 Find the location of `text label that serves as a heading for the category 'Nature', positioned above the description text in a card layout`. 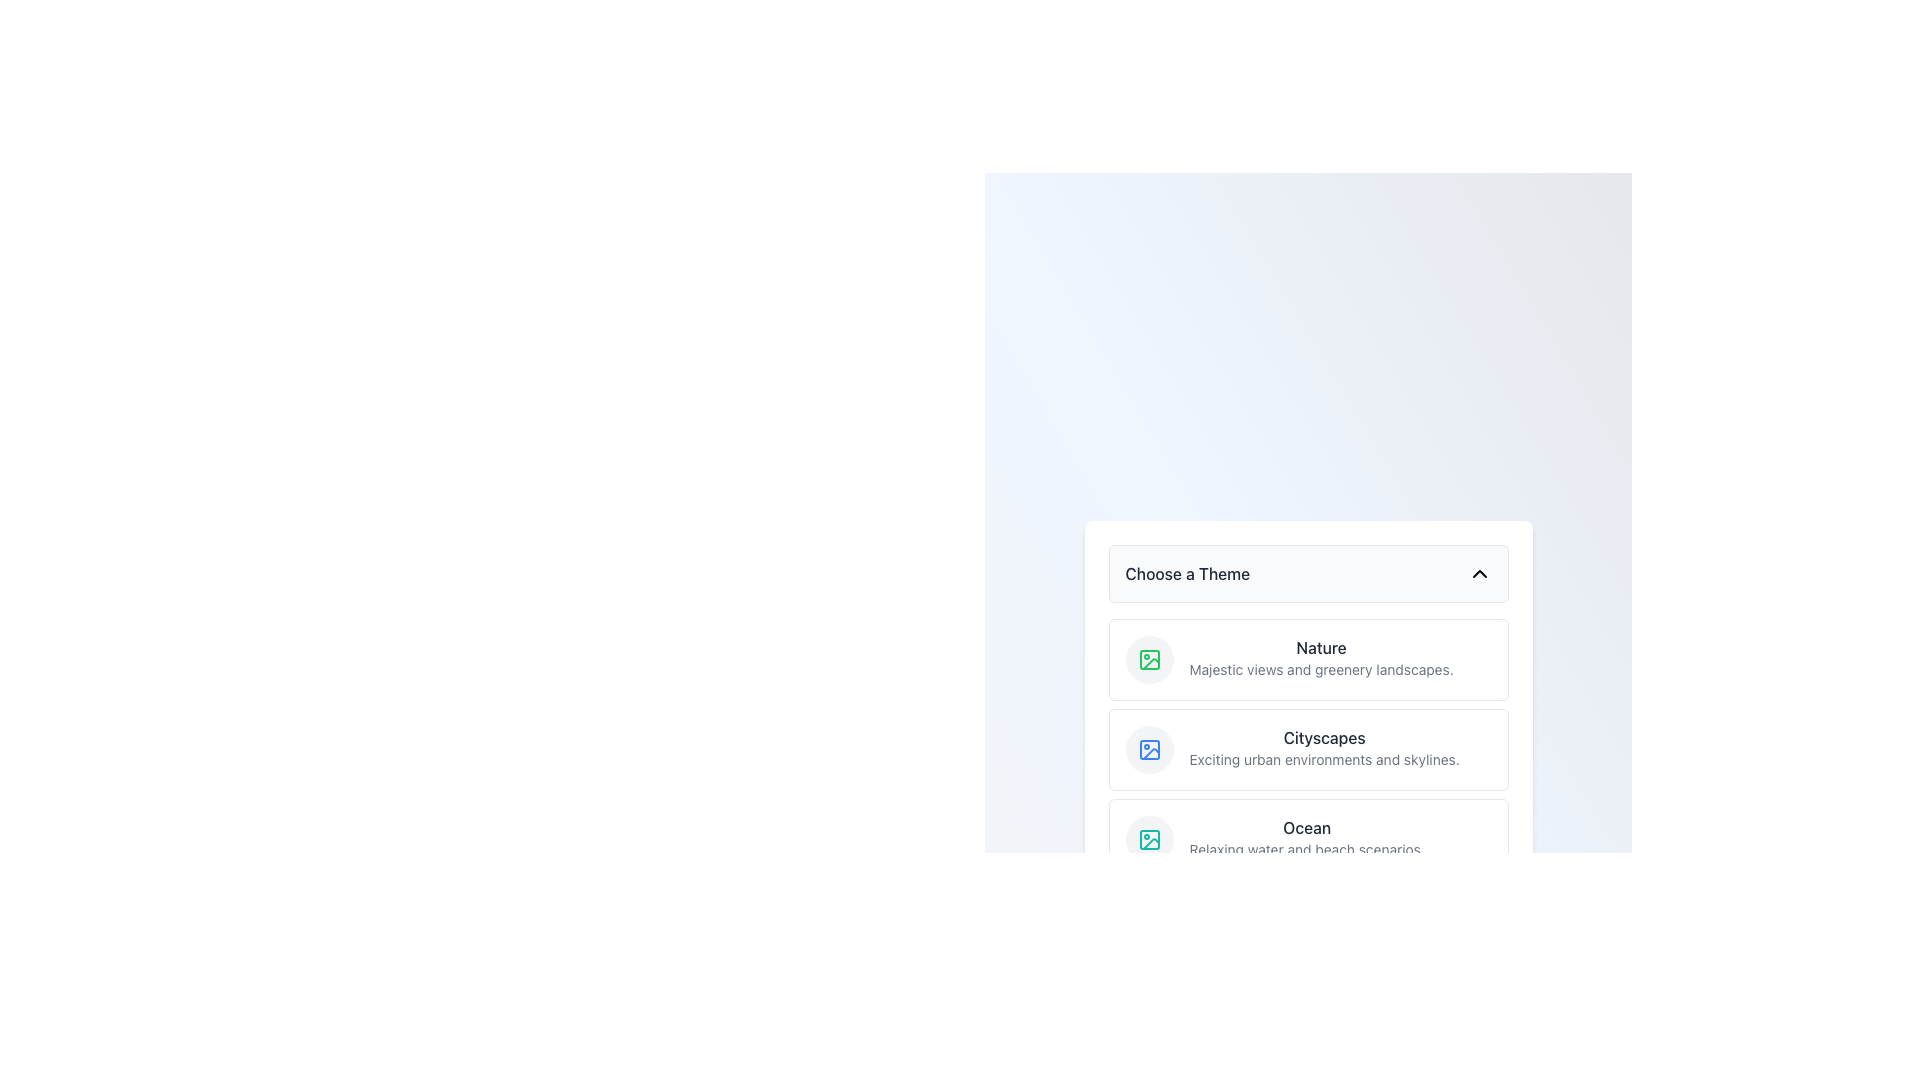

text label that serves as a heading for the category 'Nature', positioned above the description text in a card layout is located at coordinates (1321, 648).